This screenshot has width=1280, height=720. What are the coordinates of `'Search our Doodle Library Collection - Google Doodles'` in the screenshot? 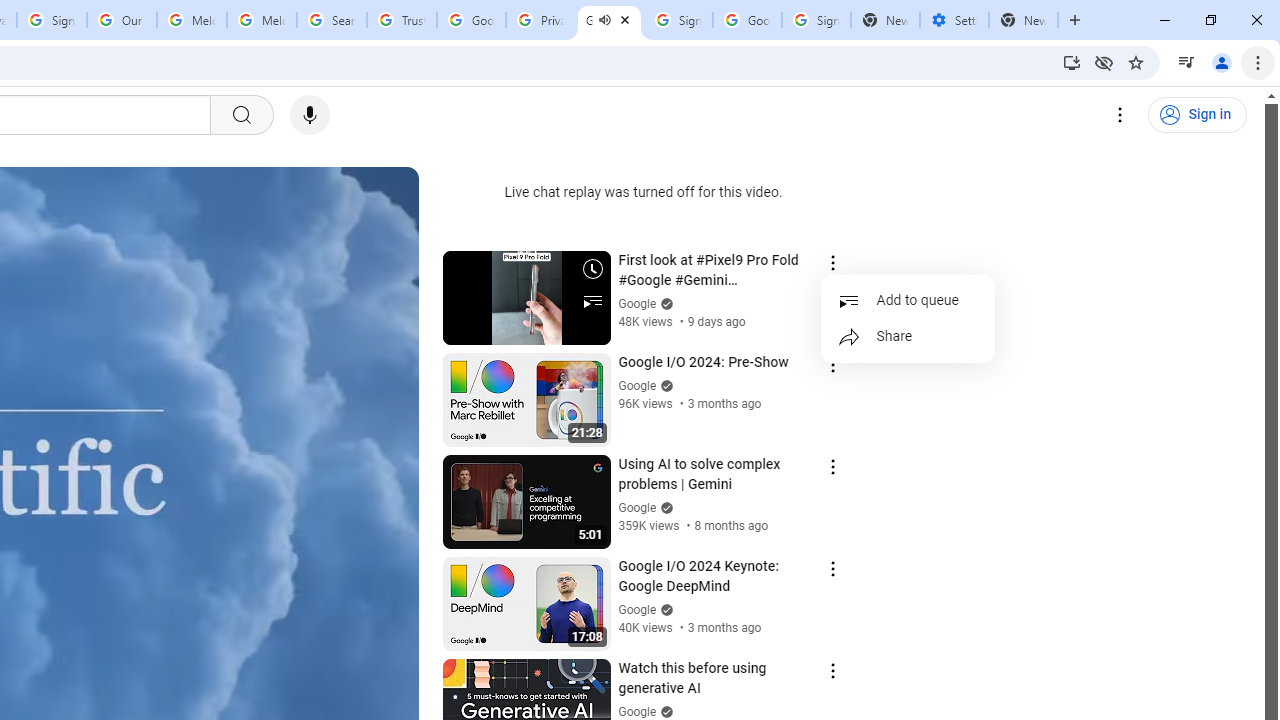 It's located at (332, 20).